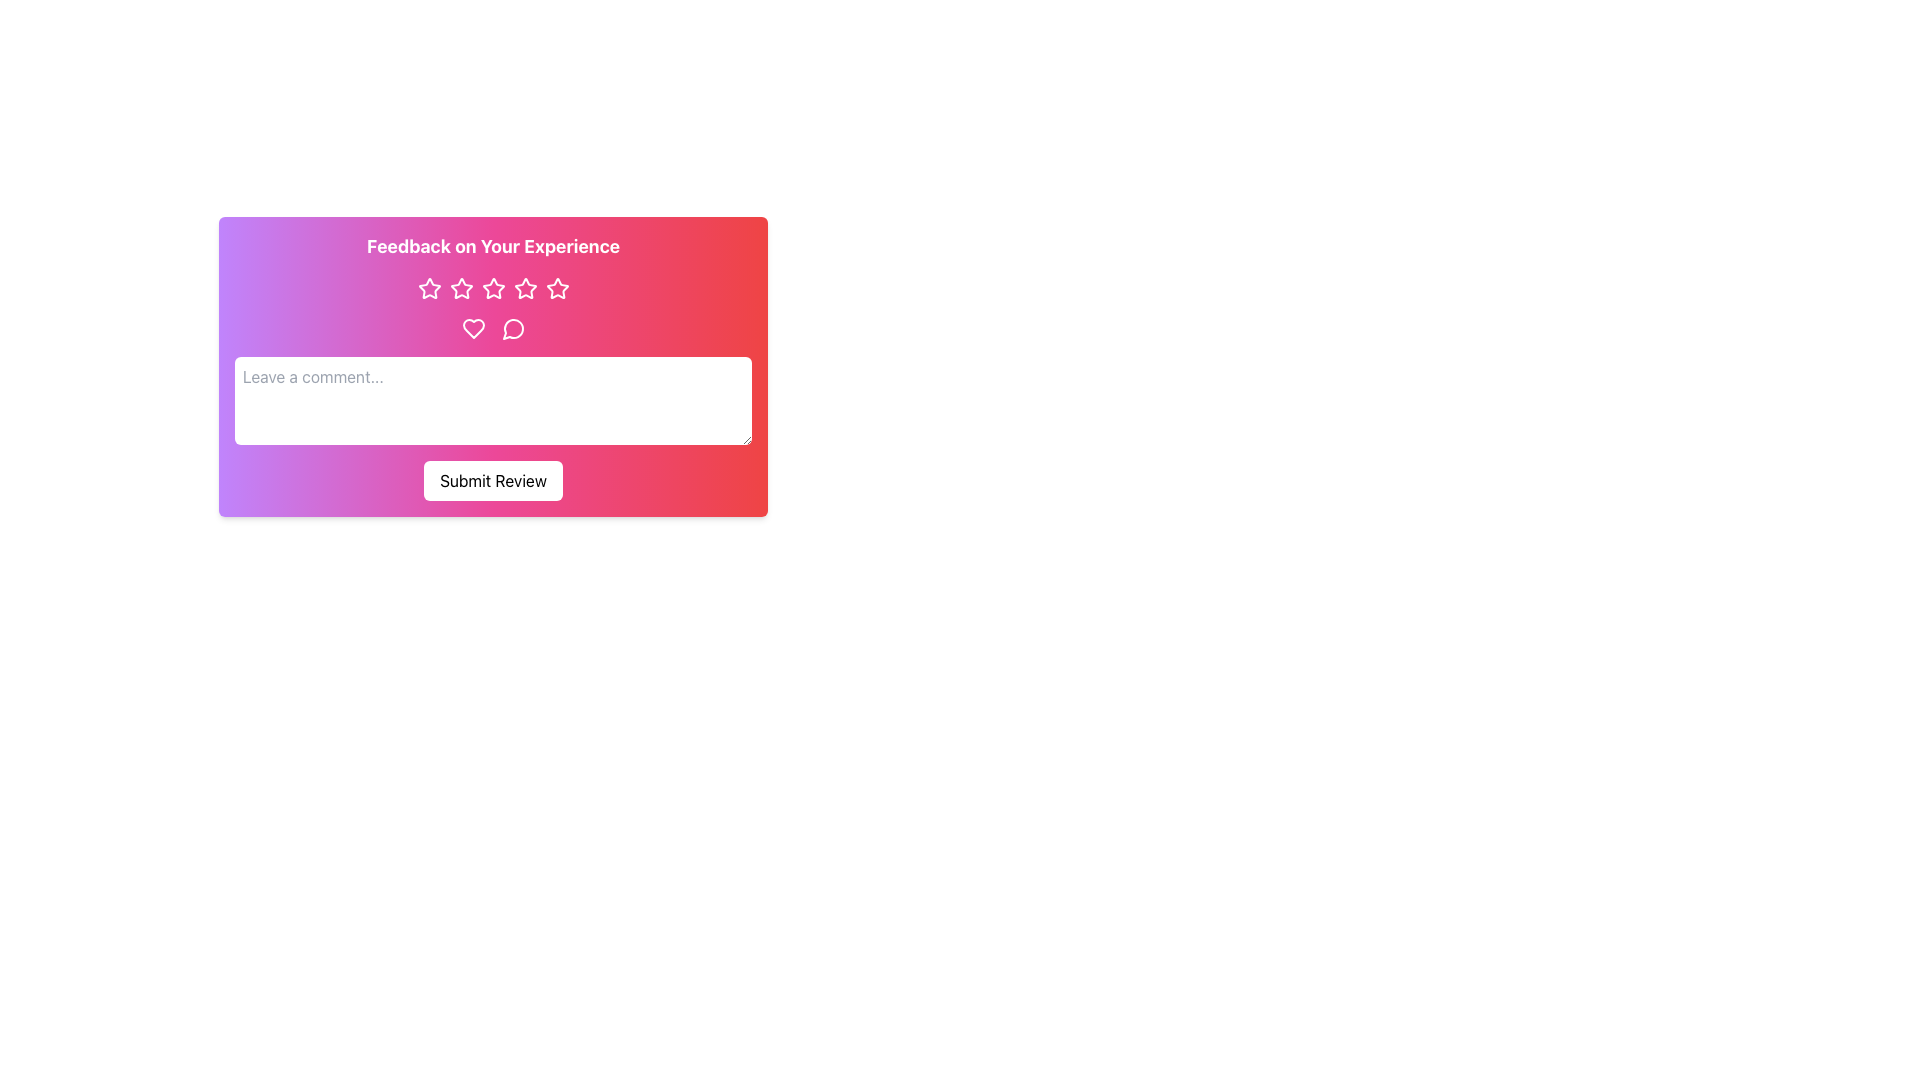 This screenshot has height=1080, width=1920. What do you see at coordinates (472, 327) in the screenshot?
I see `the heart-shaped icon located centrally among feedback icons, specifically the third element in the row, to provide feedback` at bounding box center [472, 327].